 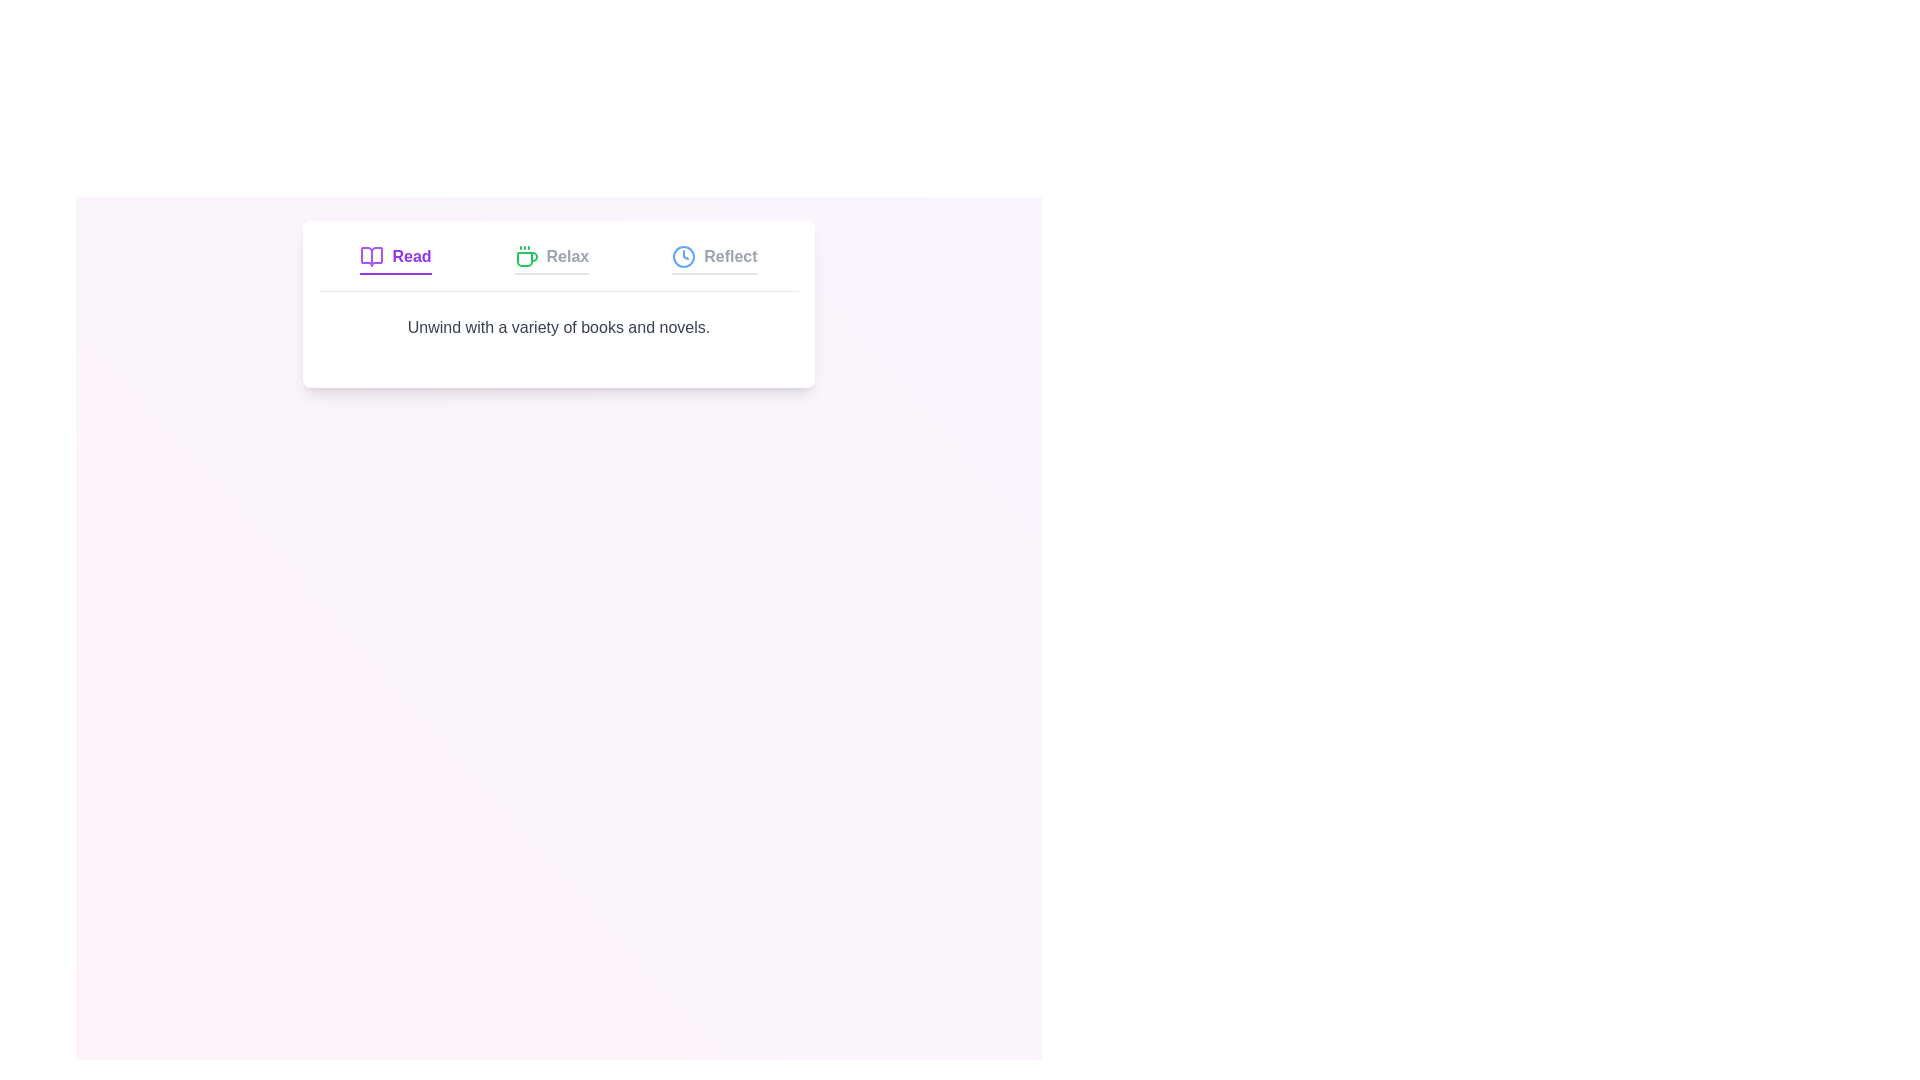 What do you see at coordinates (551, 258) in the screenshot?
I see `the Relax tab to switch its content` at bounding box center [551, 258].